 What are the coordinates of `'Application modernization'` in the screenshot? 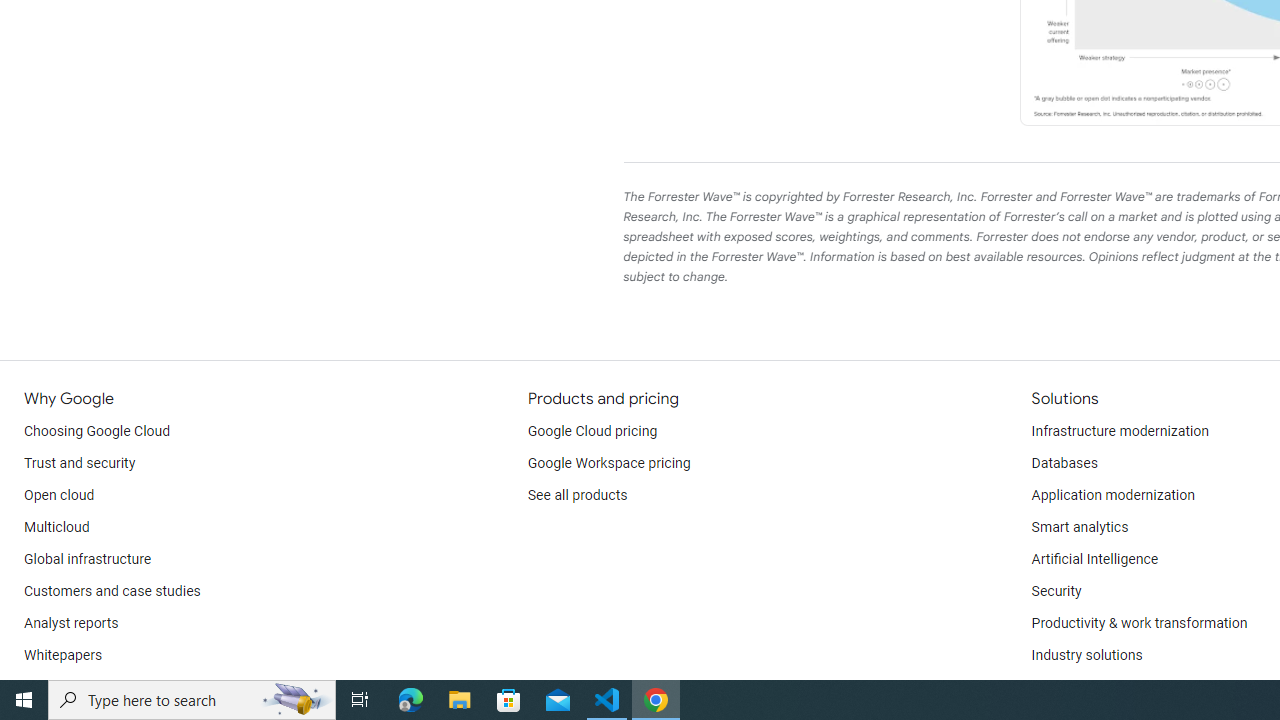 It's located at (1111, 495).